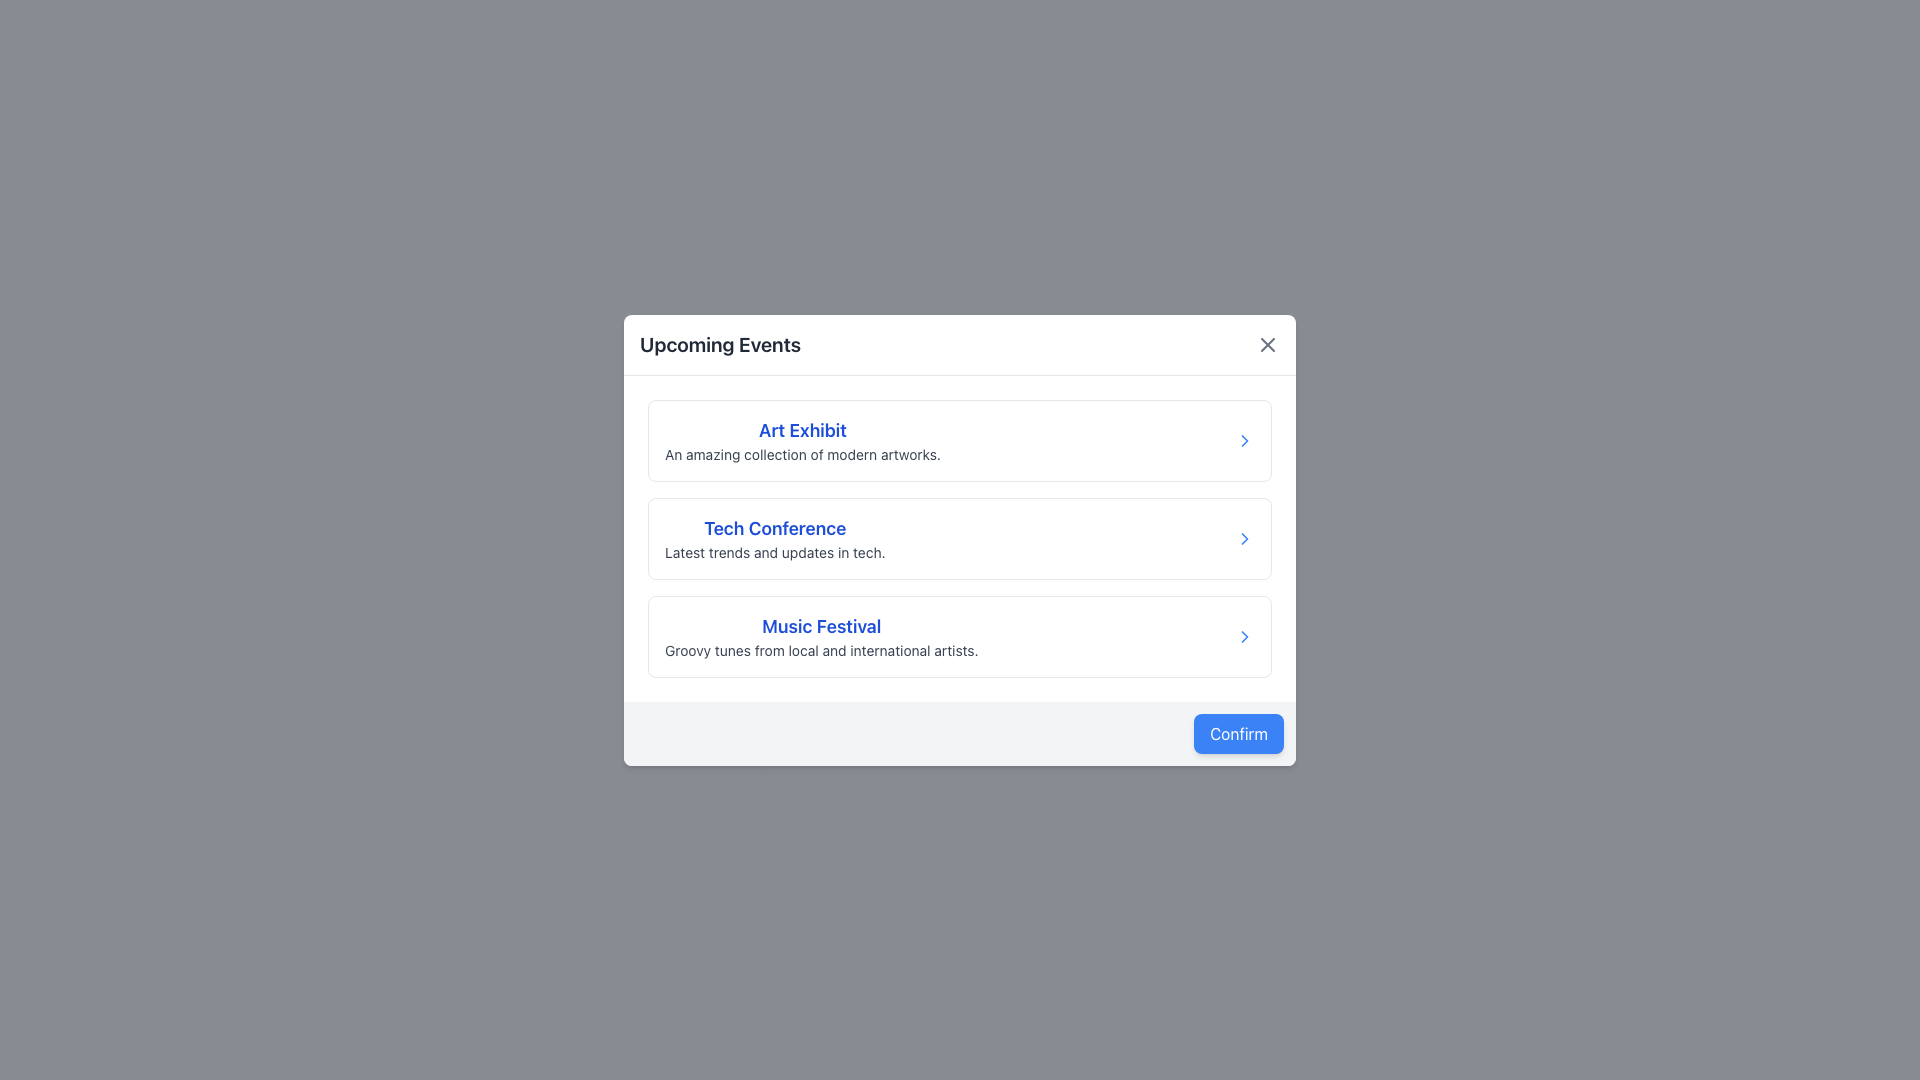  Describe the element at coordinates (1243, 438) in the screenshot. I see `the chevron icon located to the far right of the 'Art Exhibit' list item in the 'Upcoming Events' modal` at that location.